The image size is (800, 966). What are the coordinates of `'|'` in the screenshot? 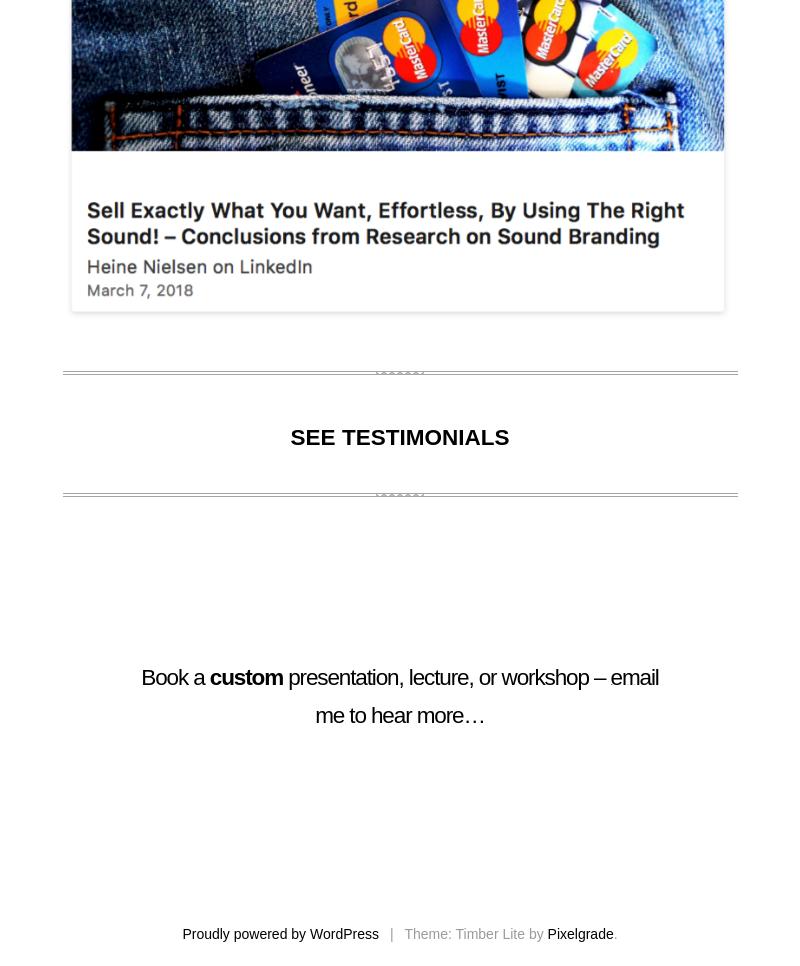 It's located at (392, 932).